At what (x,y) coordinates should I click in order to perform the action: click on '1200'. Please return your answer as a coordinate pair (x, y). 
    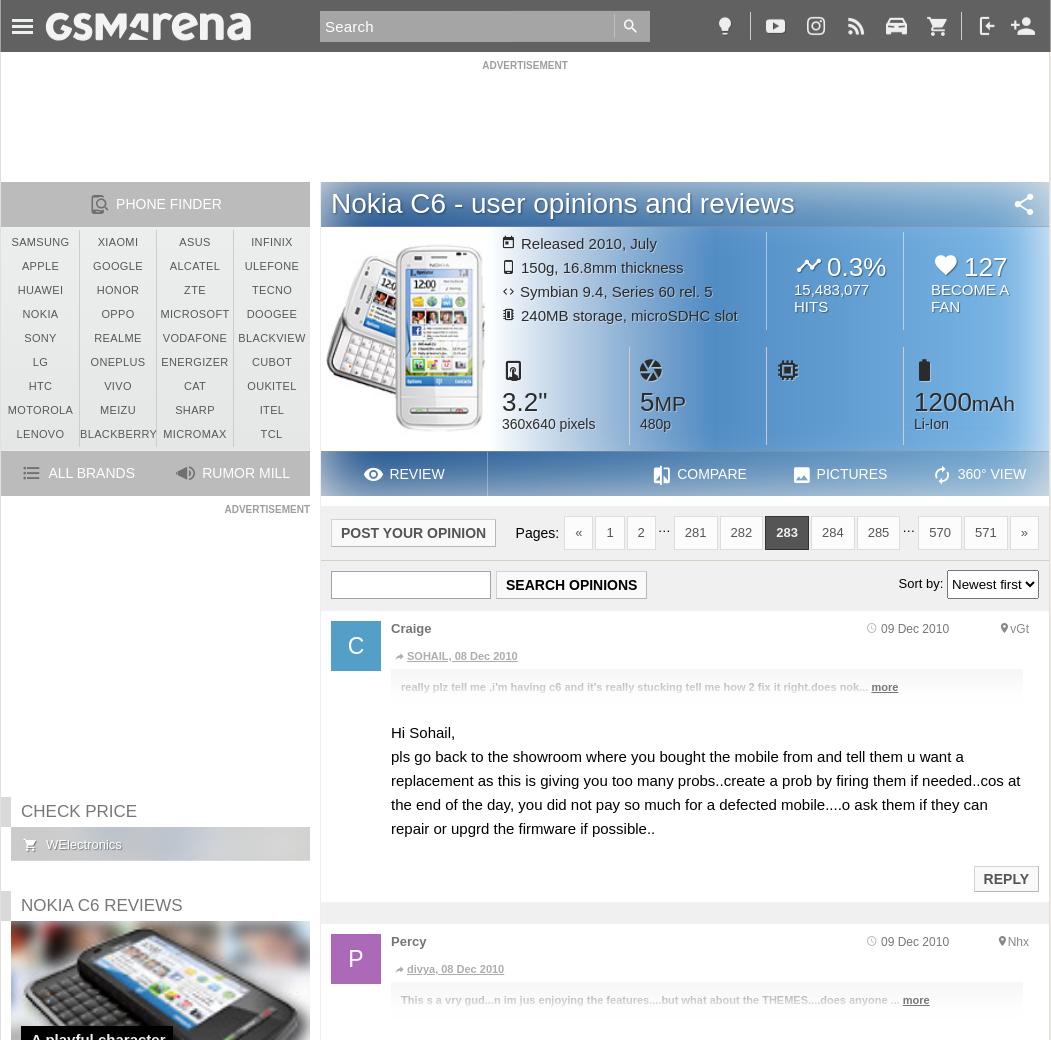
    Looking at the image, I should click on (913, 401).